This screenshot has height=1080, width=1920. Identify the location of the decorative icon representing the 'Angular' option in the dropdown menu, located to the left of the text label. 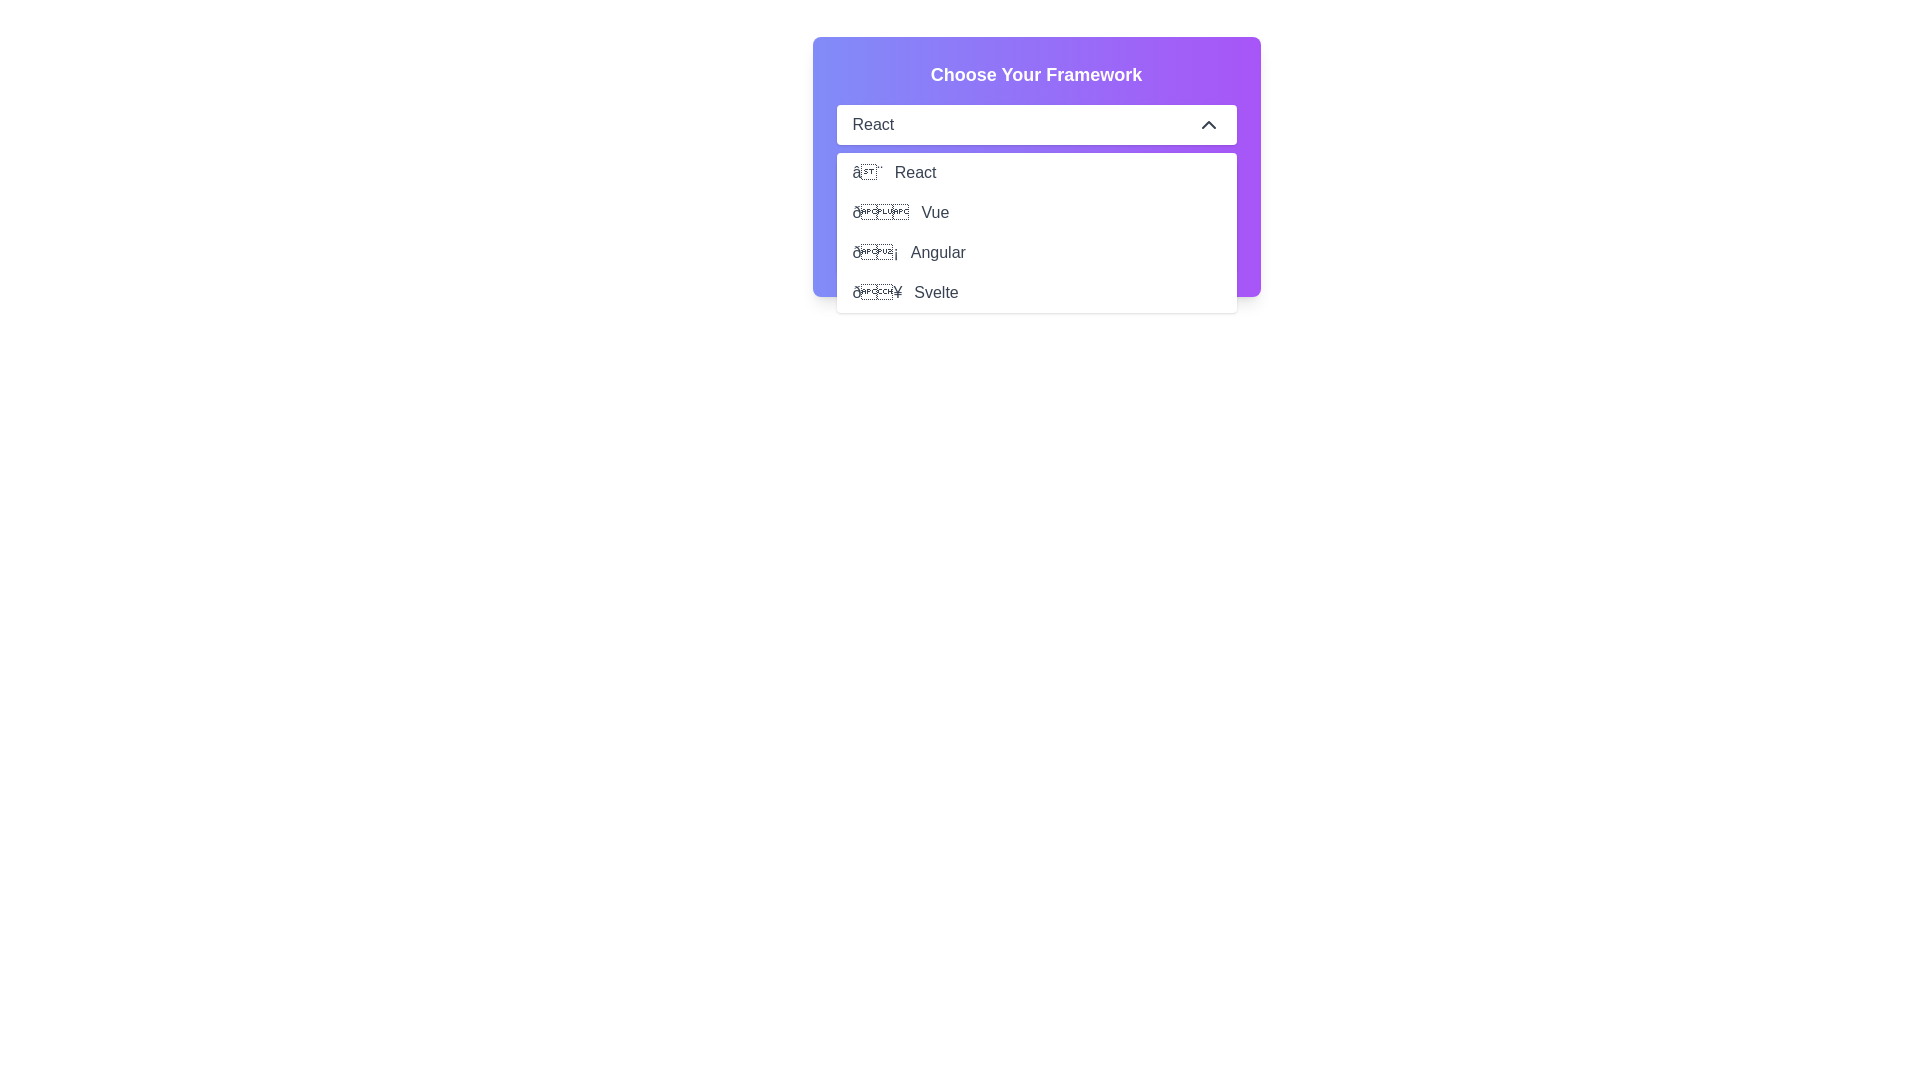
(875, 252).